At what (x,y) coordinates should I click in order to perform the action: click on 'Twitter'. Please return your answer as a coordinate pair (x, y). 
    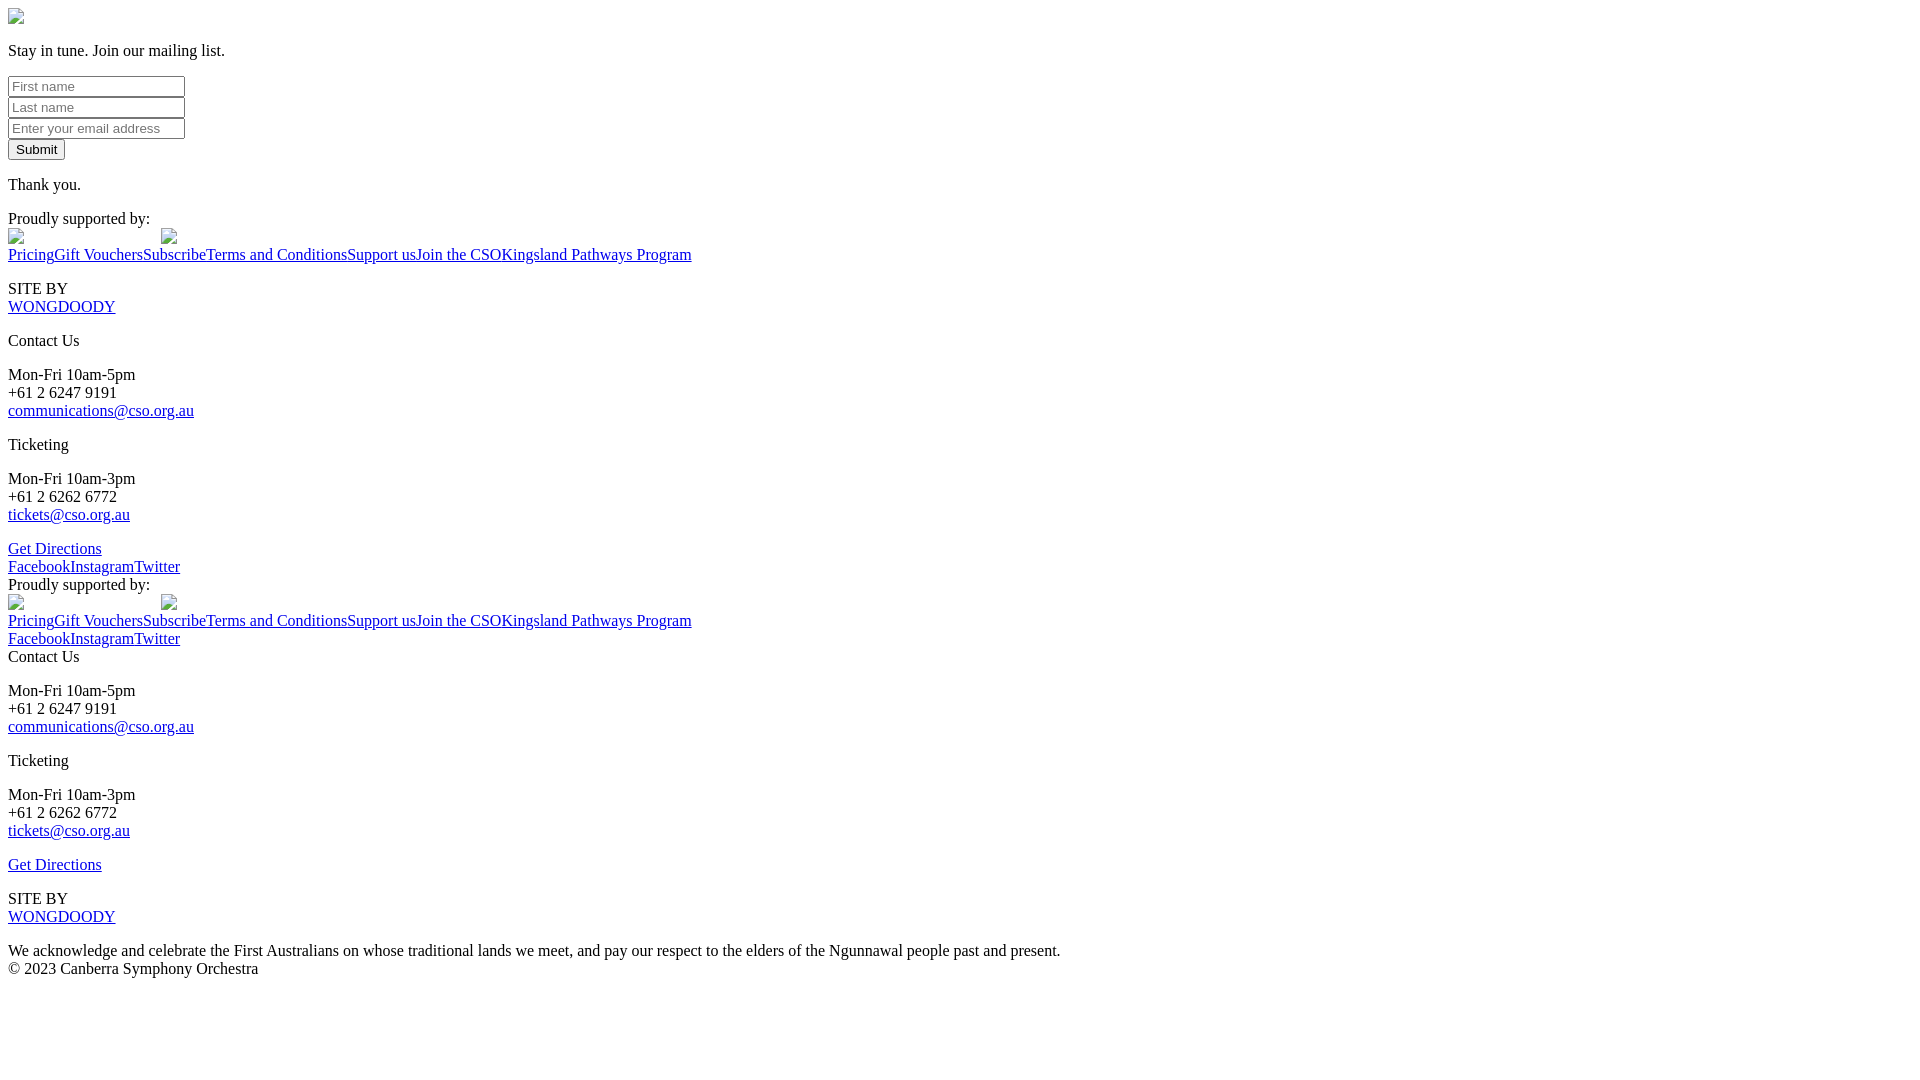
    Looking at the image, I should click on (156, 566).